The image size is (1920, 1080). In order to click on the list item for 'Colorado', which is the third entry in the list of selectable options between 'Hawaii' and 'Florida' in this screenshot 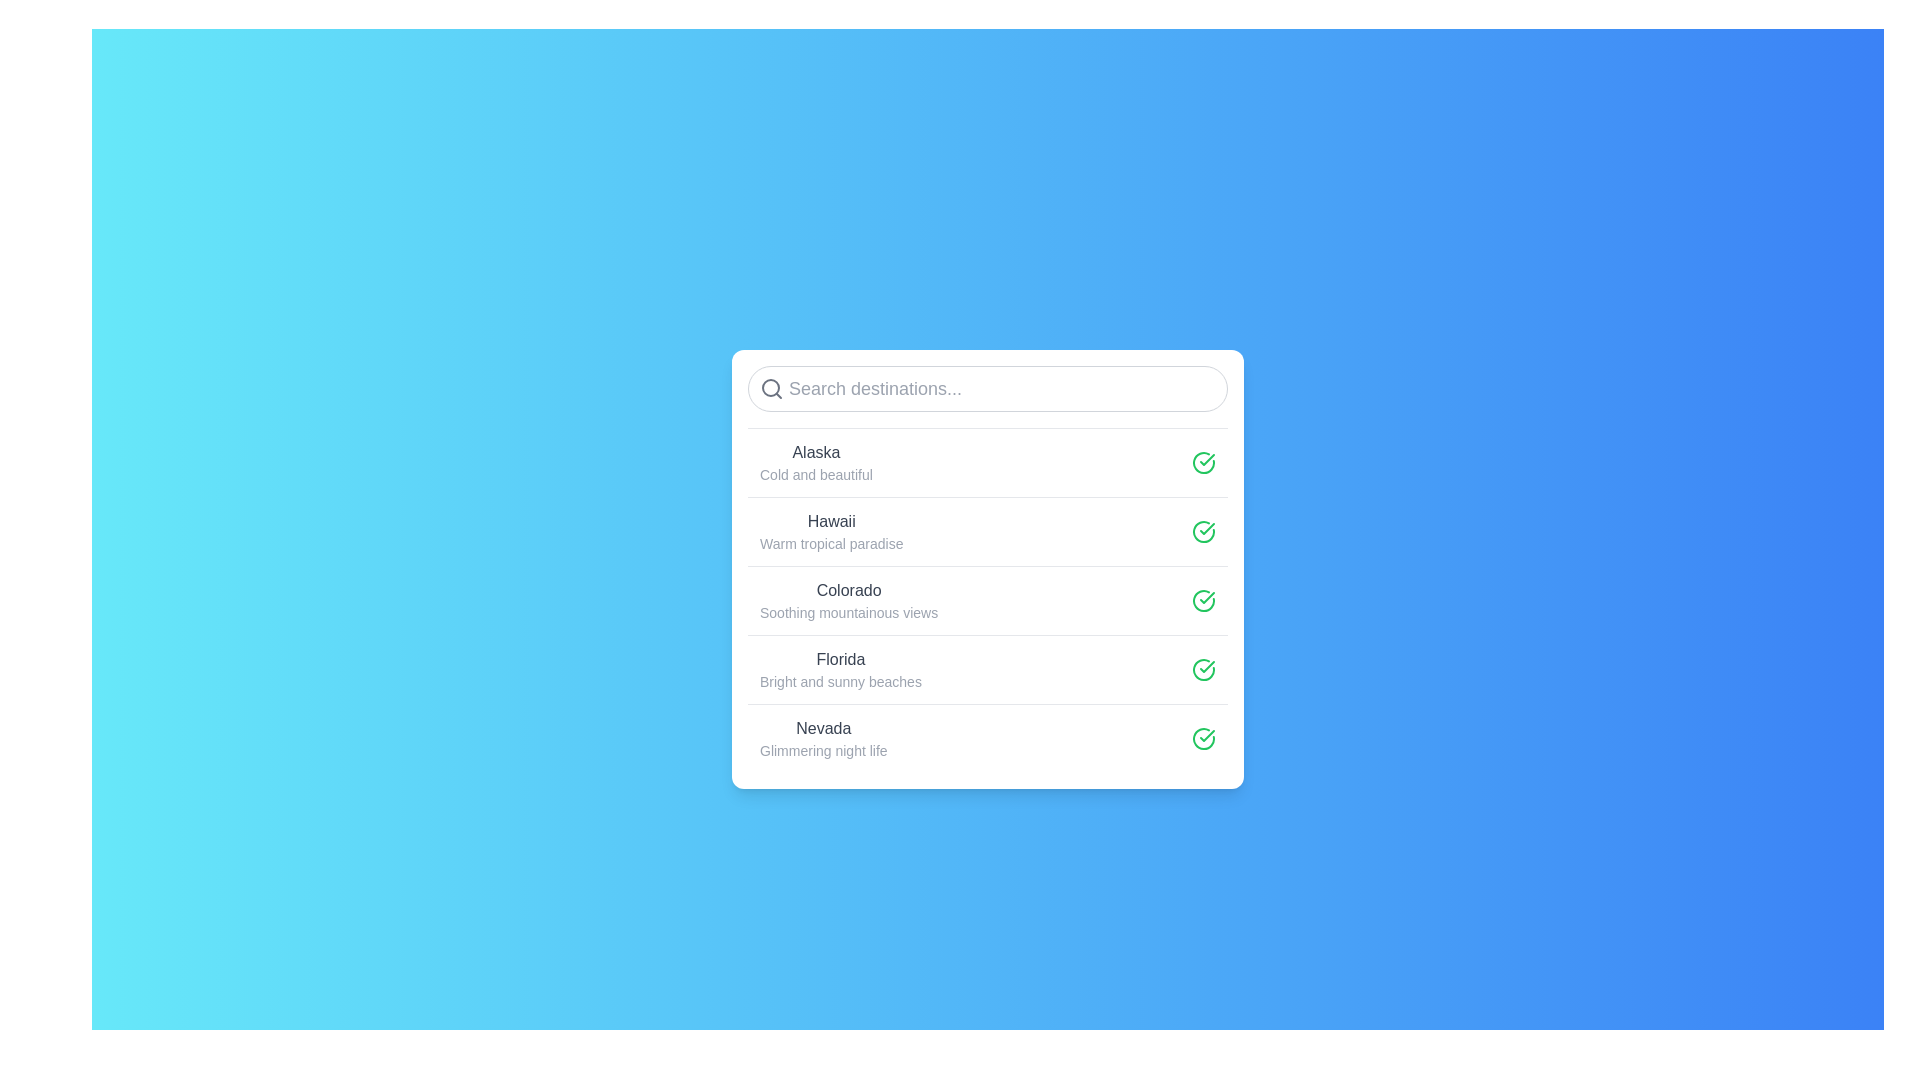, I will do `click(988, 599)`.